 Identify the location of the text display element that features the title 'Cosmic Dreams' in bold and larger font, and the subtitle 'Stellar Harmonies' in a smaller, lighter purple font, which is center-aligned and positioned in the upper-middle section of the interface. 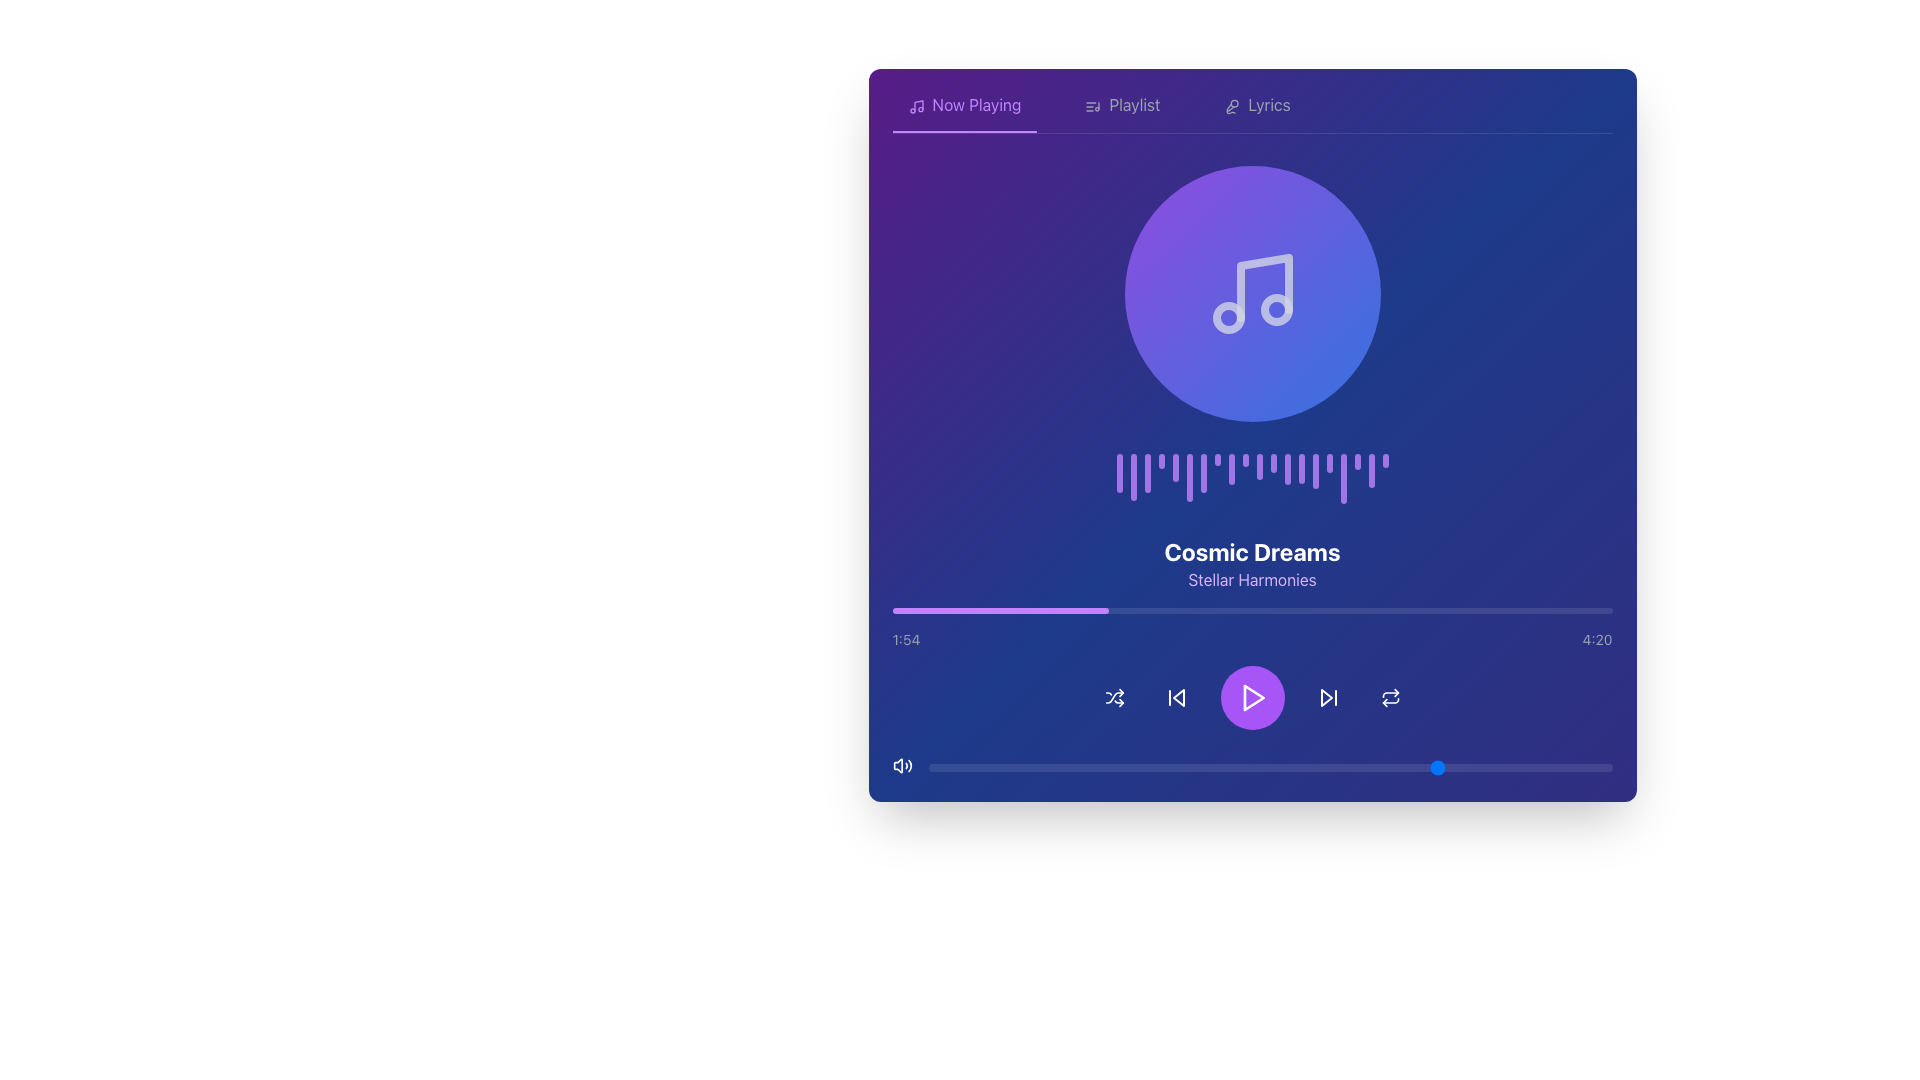
(1251, 563).